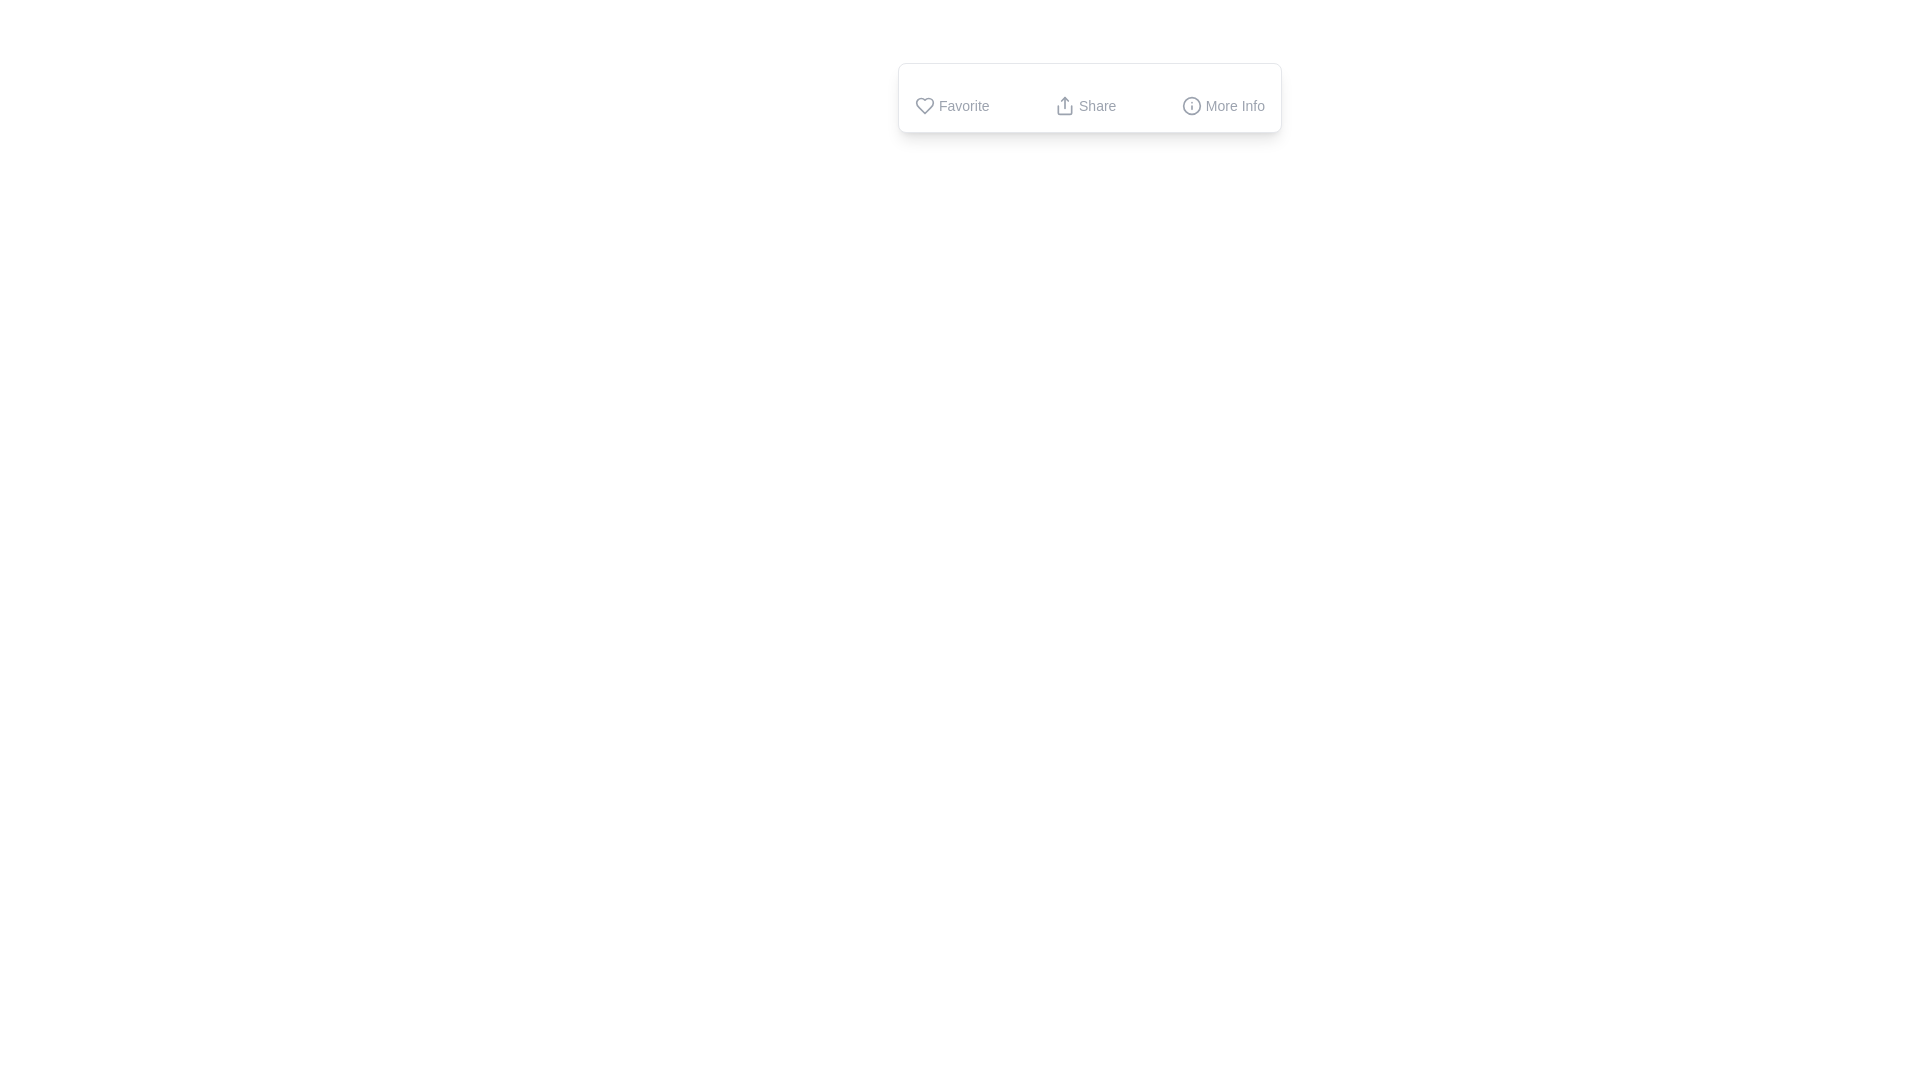  What do you see at coordinates (964, 105) in the screenshot?
I see `the Text label that describes the functionality of the heart icon, indicating it marks something as a favorite` at bounding box center [964, 105].